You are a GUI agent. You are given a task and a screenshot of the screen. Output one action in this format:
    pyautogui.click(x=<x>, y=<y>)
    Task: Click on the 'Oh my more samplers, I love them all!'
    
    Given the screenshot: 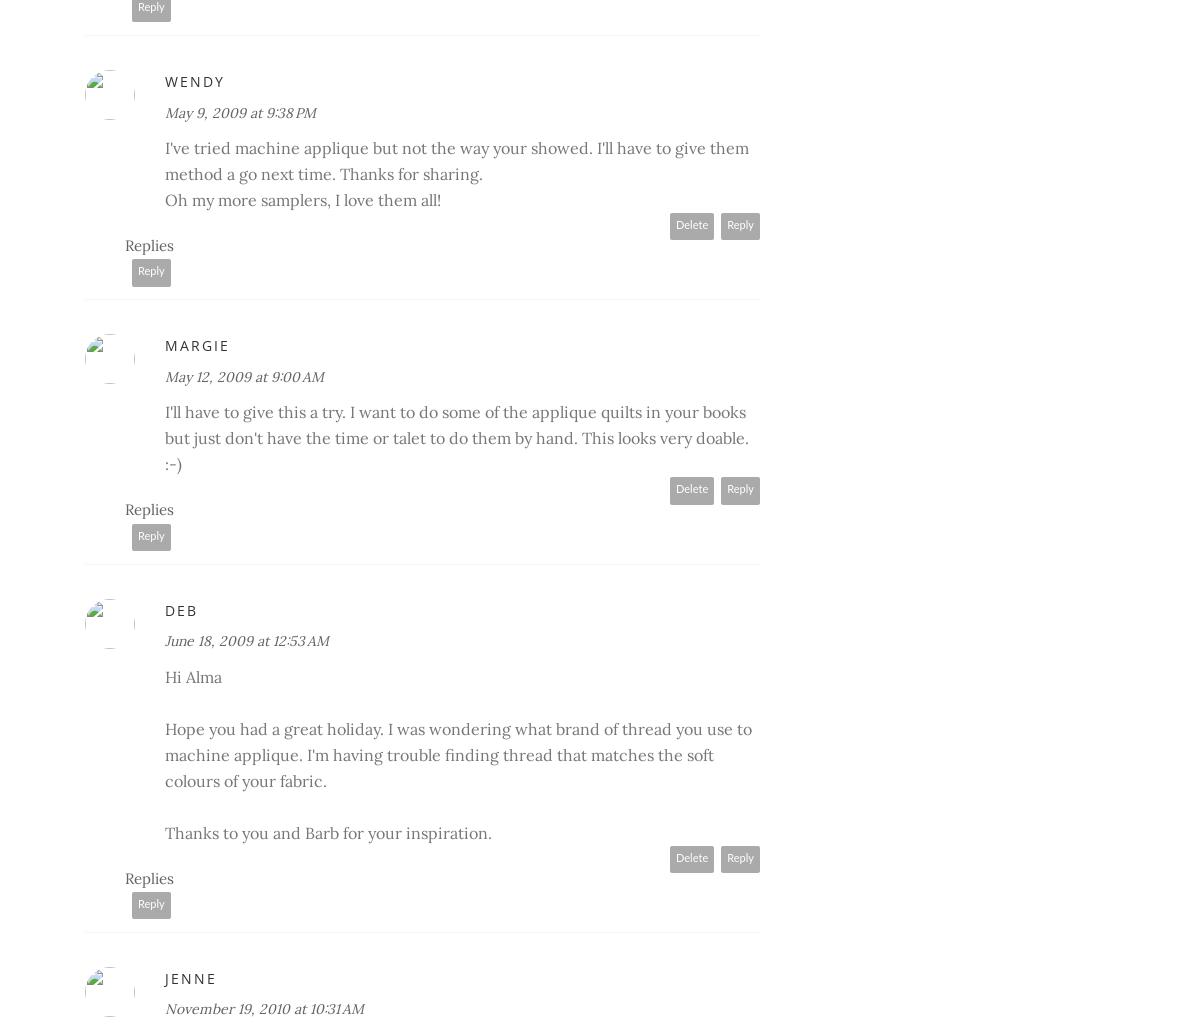 What is the action you would take?
    pyautogui.click(x=303, y=198)
    